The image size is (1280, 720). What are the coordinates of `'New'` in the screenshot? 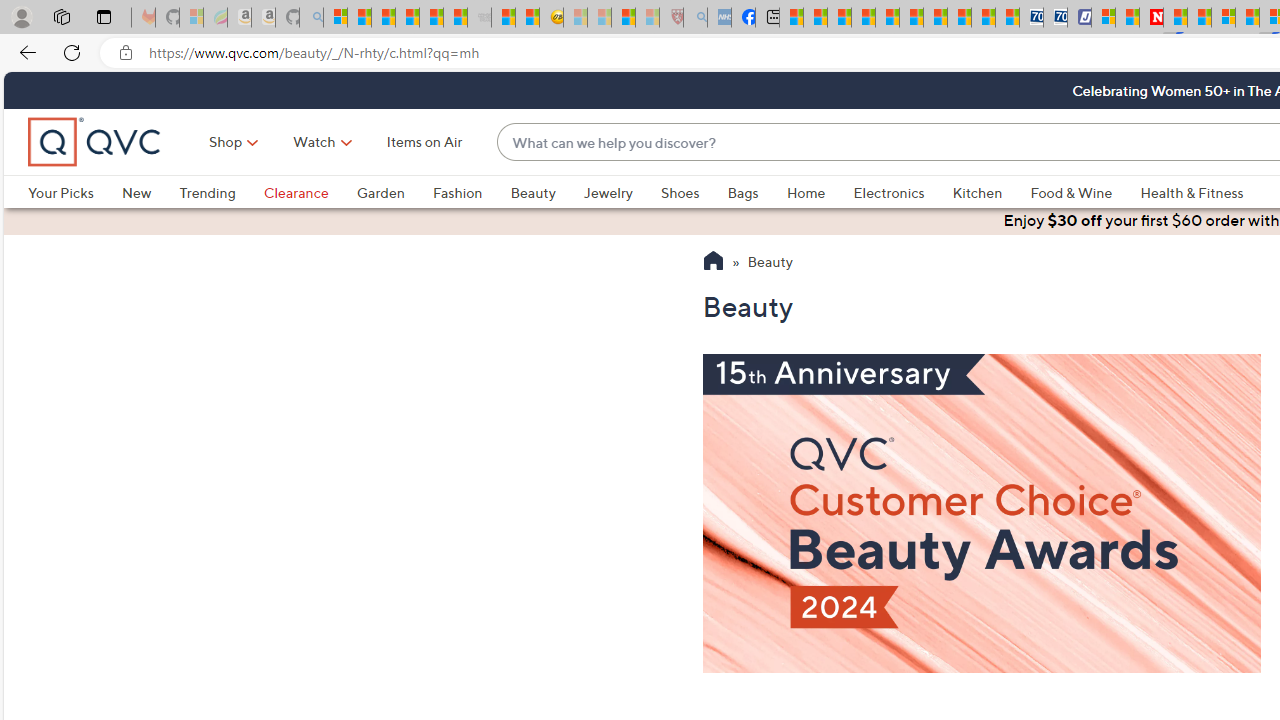 It's located at (150, 192).